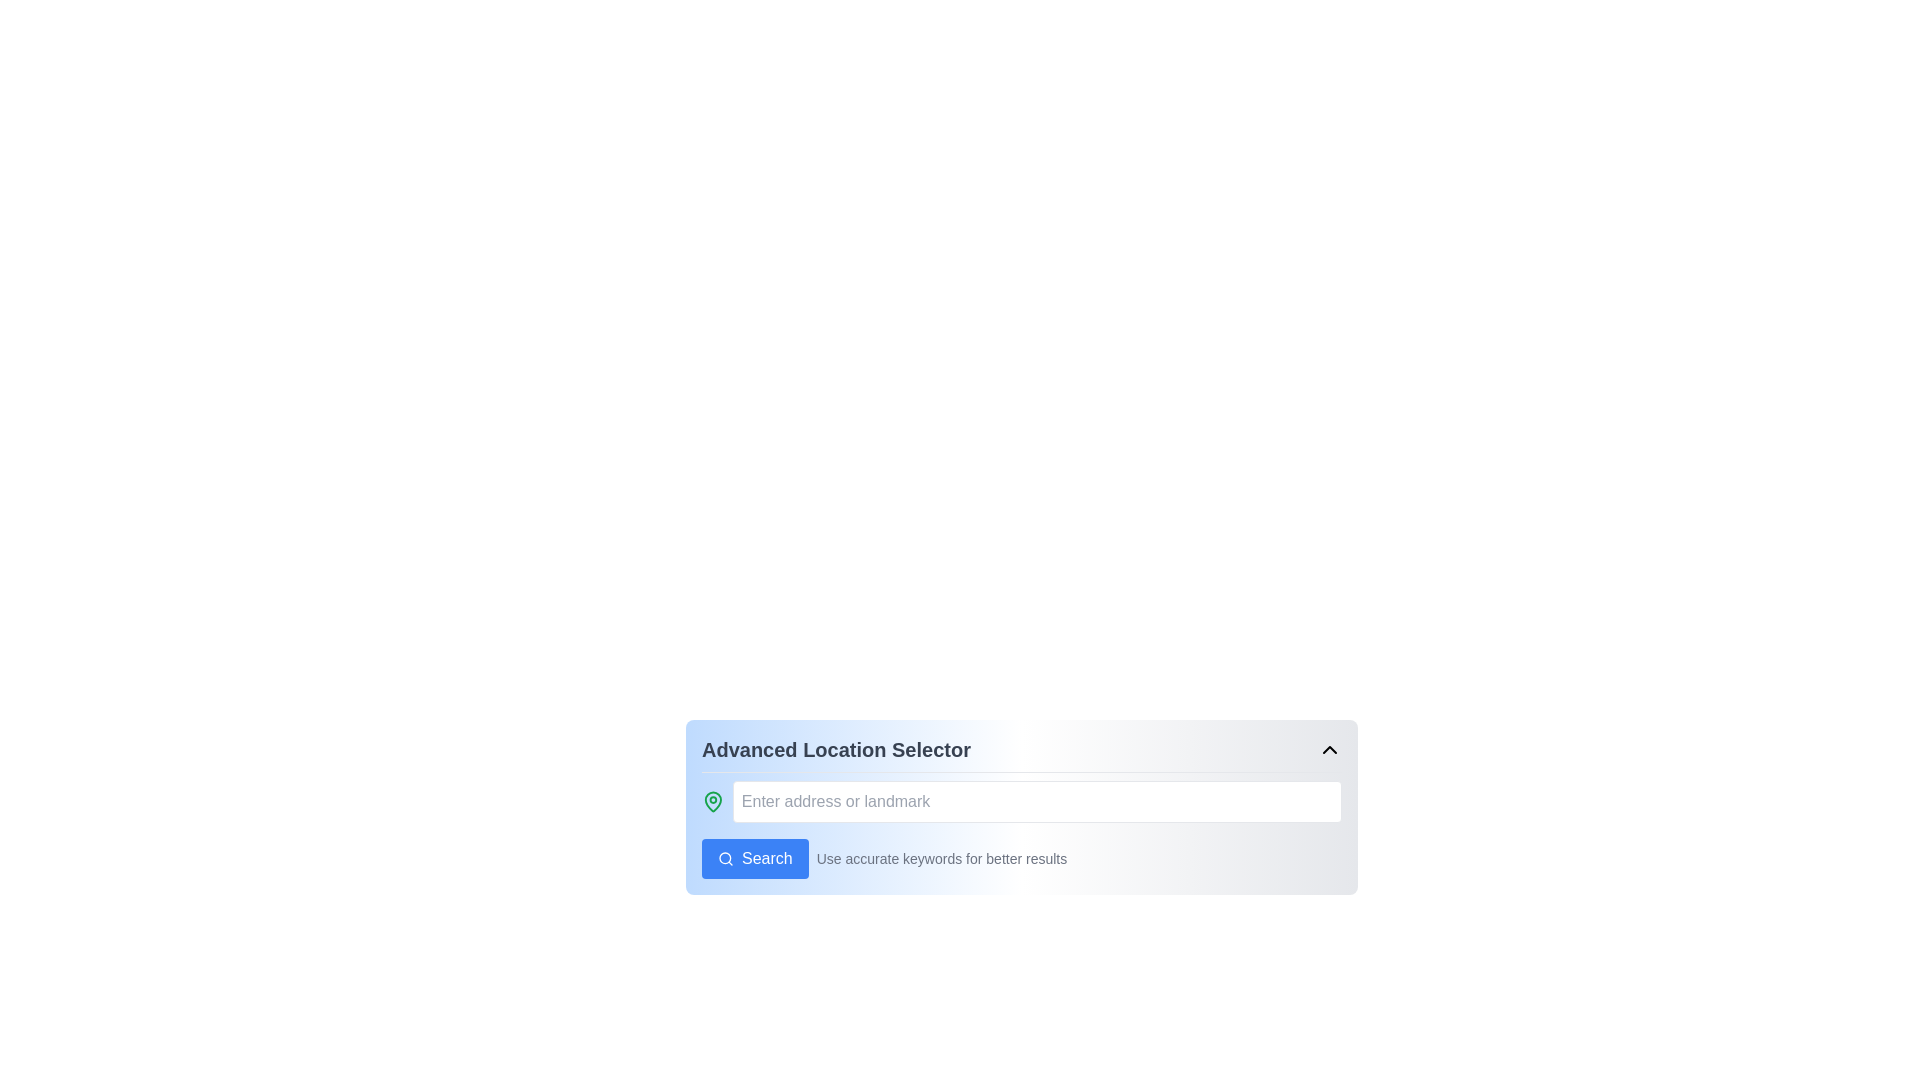 This screenshot has width=1920, height=1080. I want to click on the location input field in the 'Advanced Location Selector' form, so click(1022, 801).